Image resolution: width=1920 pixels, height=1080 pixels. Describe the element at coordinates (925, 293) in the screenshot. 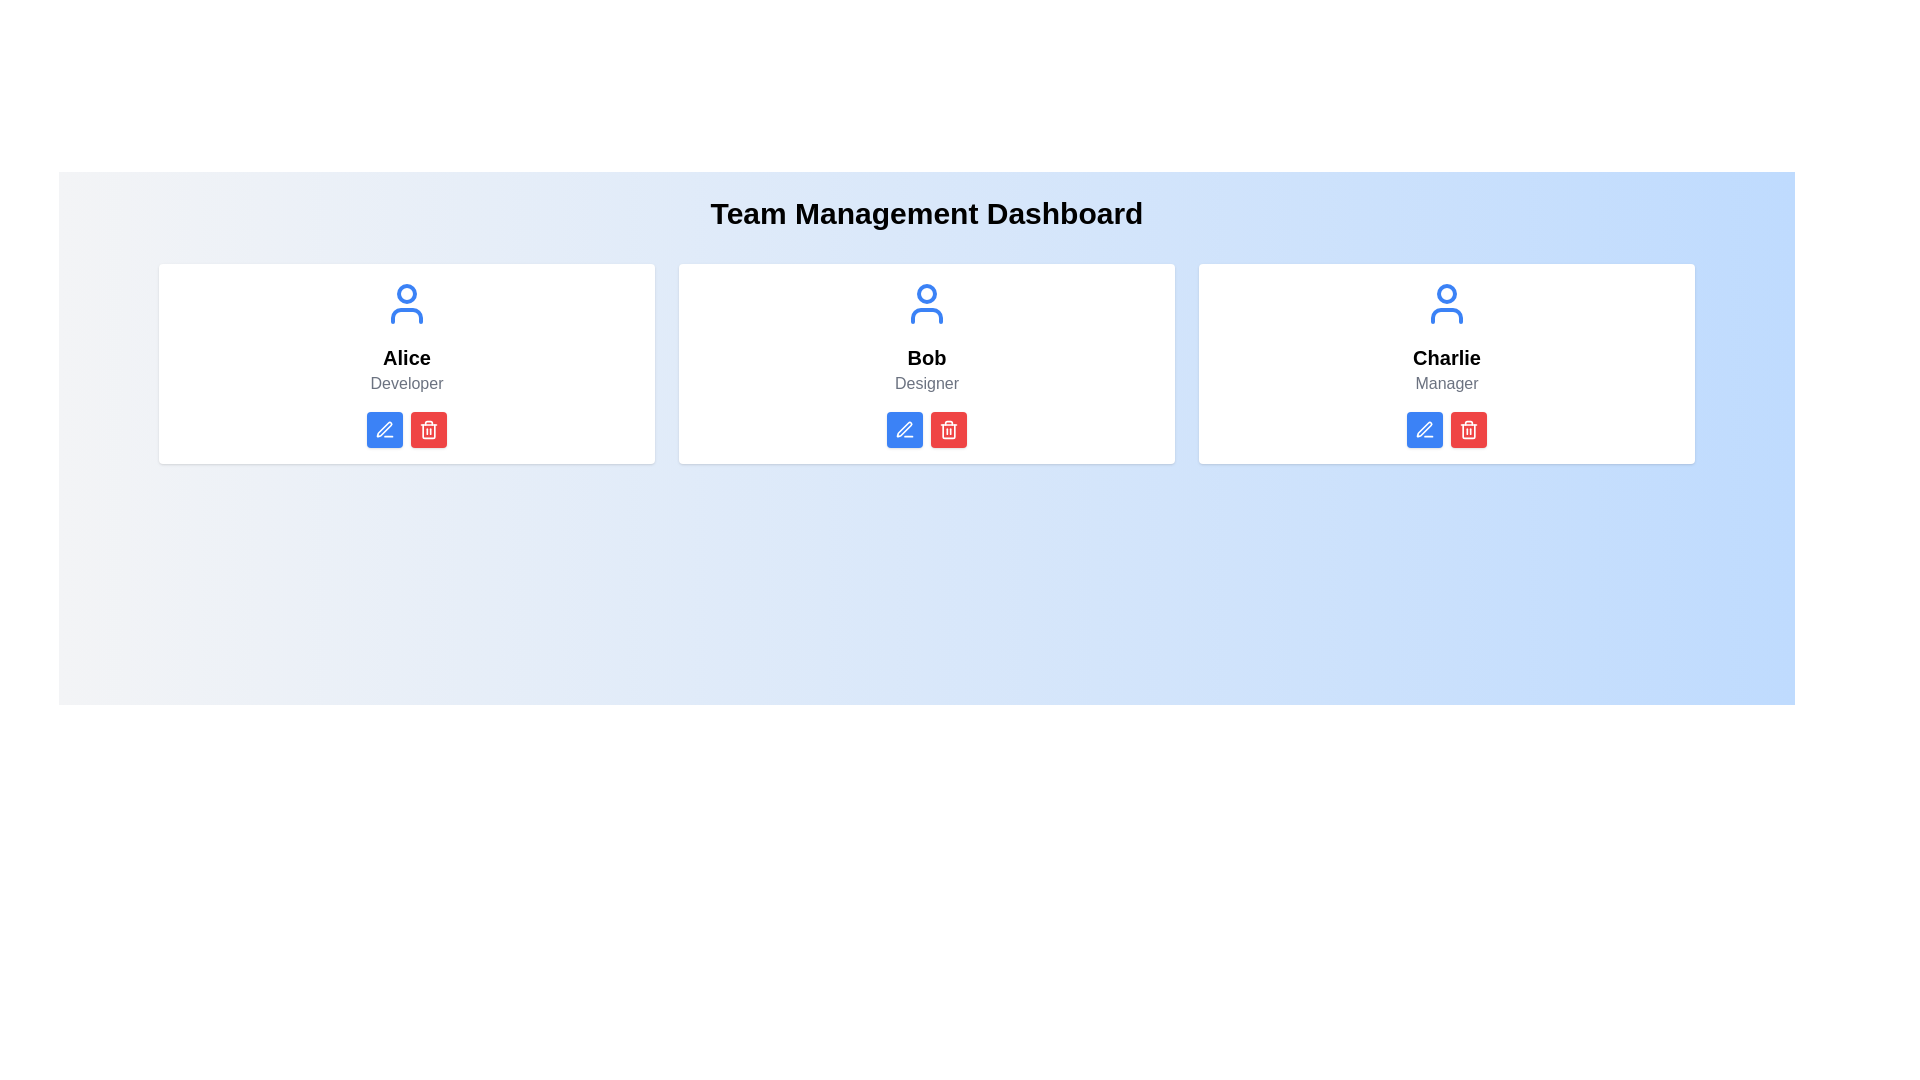

I see `the small blue circular shape centered within the user avatar icon located at the top of the 'Bob Designer' card in the 'Team Management Dashboard'` at that location.